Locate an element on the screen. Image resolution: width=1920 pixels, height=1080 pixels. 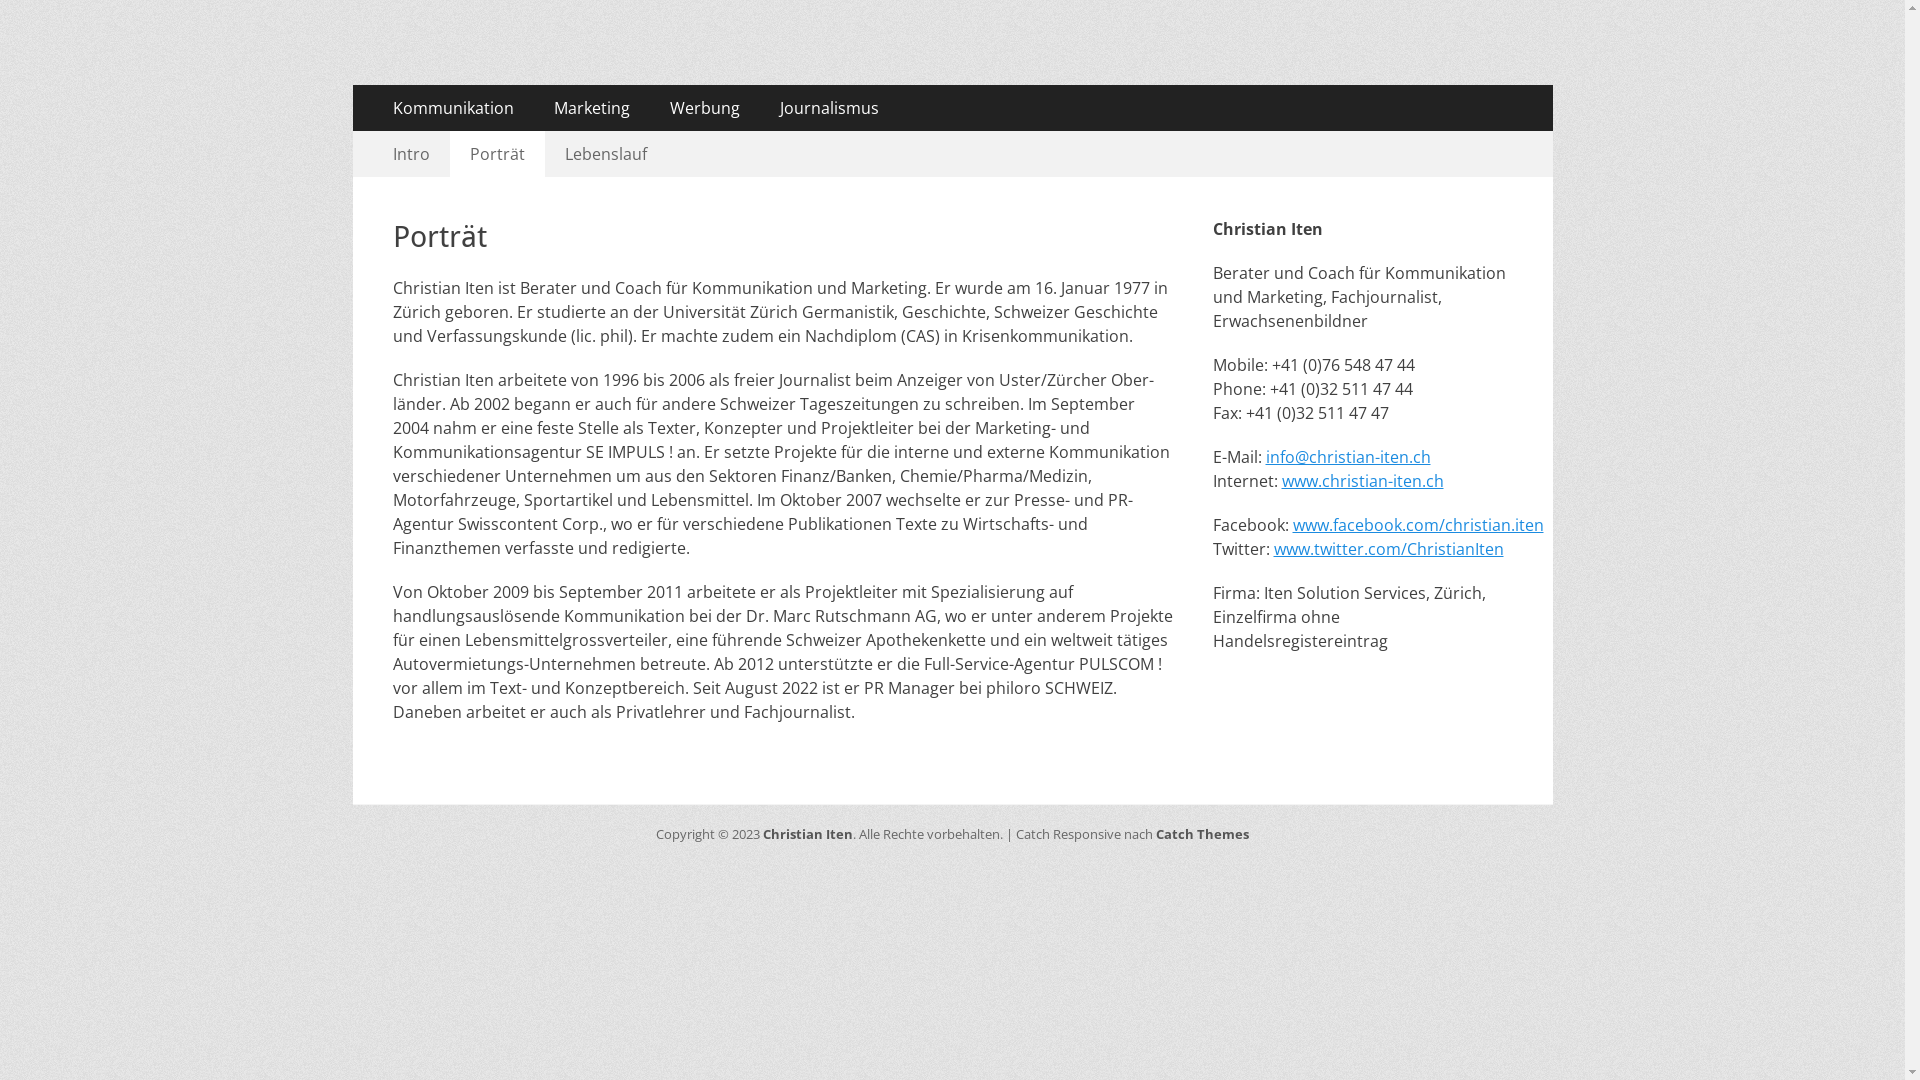
'info@christian-iten.ch' is located at coordinates (1348, 456).